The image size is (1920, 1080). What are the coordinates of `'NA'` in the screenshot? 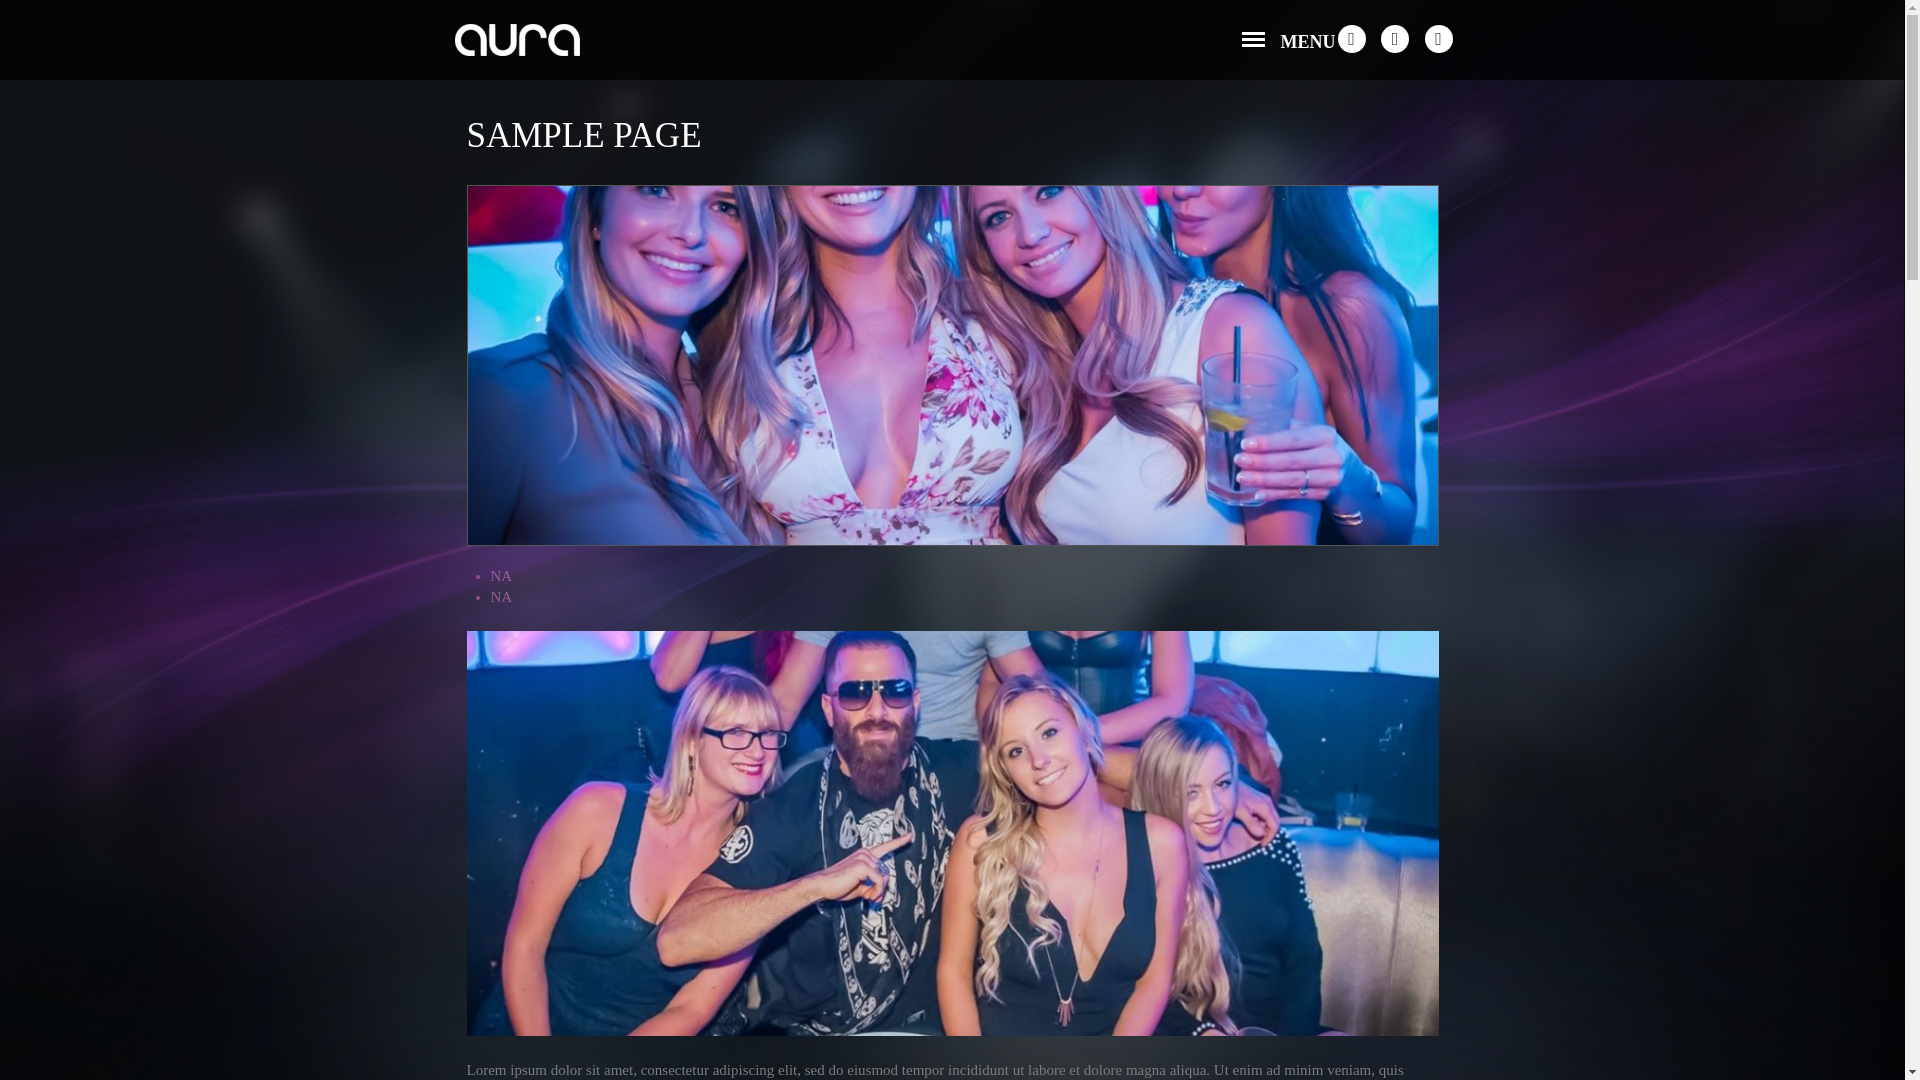 It's located at (500, 595).